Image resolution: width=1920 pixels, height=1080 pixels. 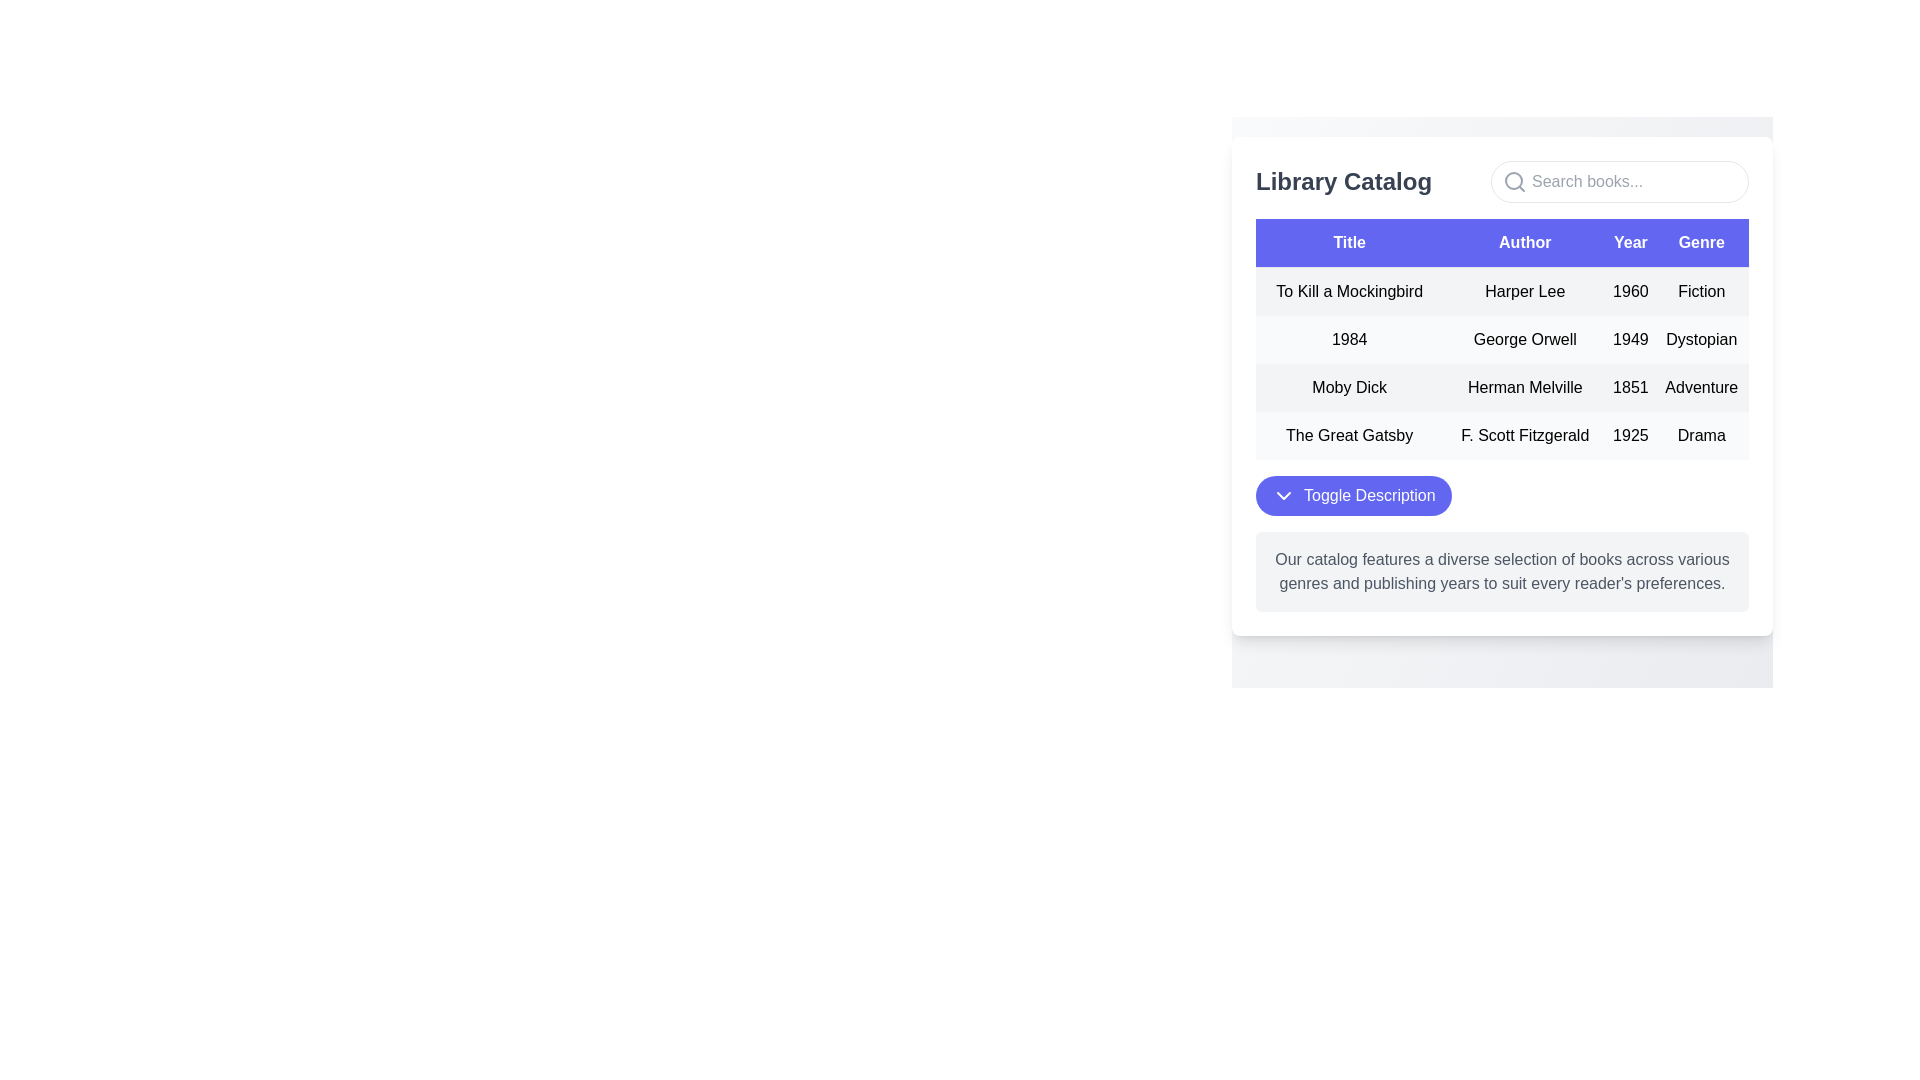 What do you see at coordinates (1524, 291) in the screenshot?
I see `the Text label indicating the author of the book in the 'Author' column of the first row, which is located between 'To Kill a Mockingbird' and '1960'` at bounding box center [1524, 291].